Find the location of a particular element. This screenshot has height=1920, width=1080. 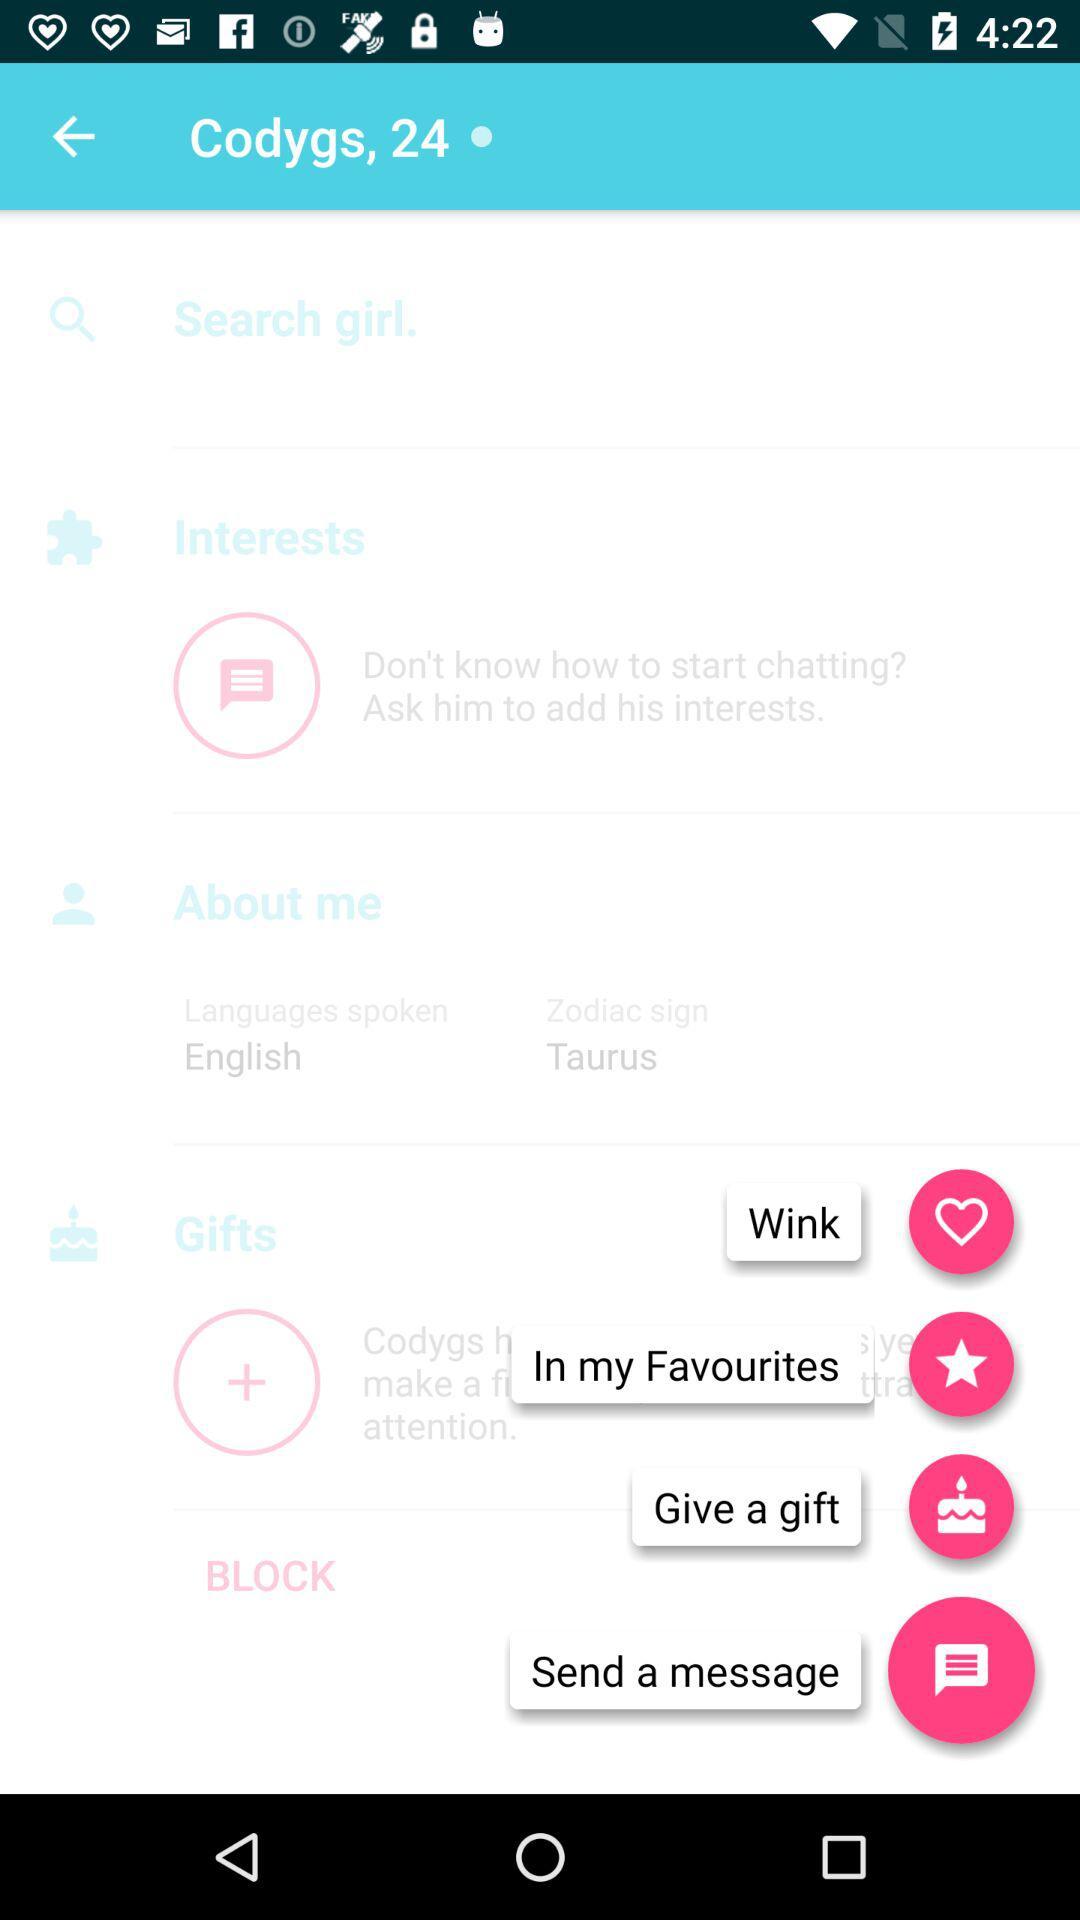

the icon to the right of block is located at coordinates (746, 1506).